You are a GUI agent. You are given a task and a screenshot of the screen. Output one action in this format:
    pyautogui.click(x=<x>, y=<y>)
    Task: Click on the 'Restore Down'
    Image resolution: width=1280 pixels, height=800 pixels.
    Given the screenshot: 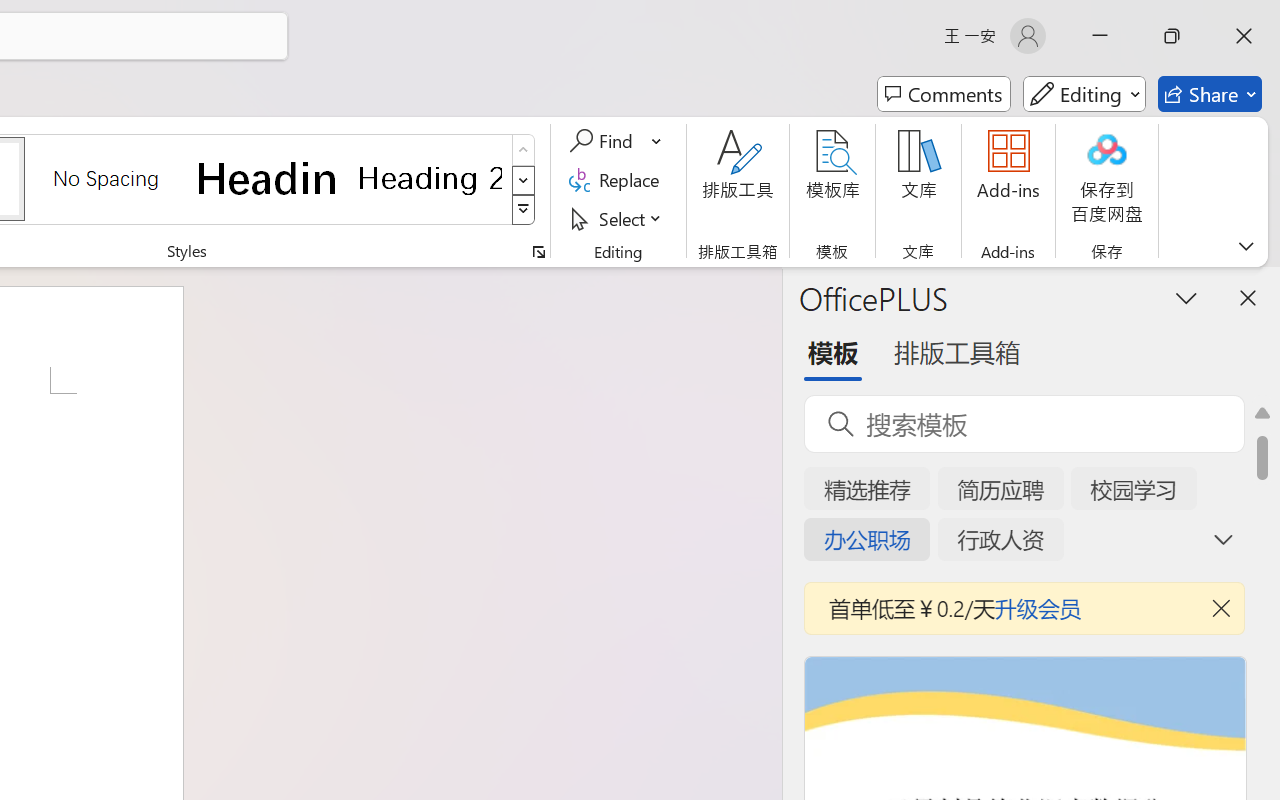 What is the action you would take?
    pyautogui.click(x=1172, y=35)
    